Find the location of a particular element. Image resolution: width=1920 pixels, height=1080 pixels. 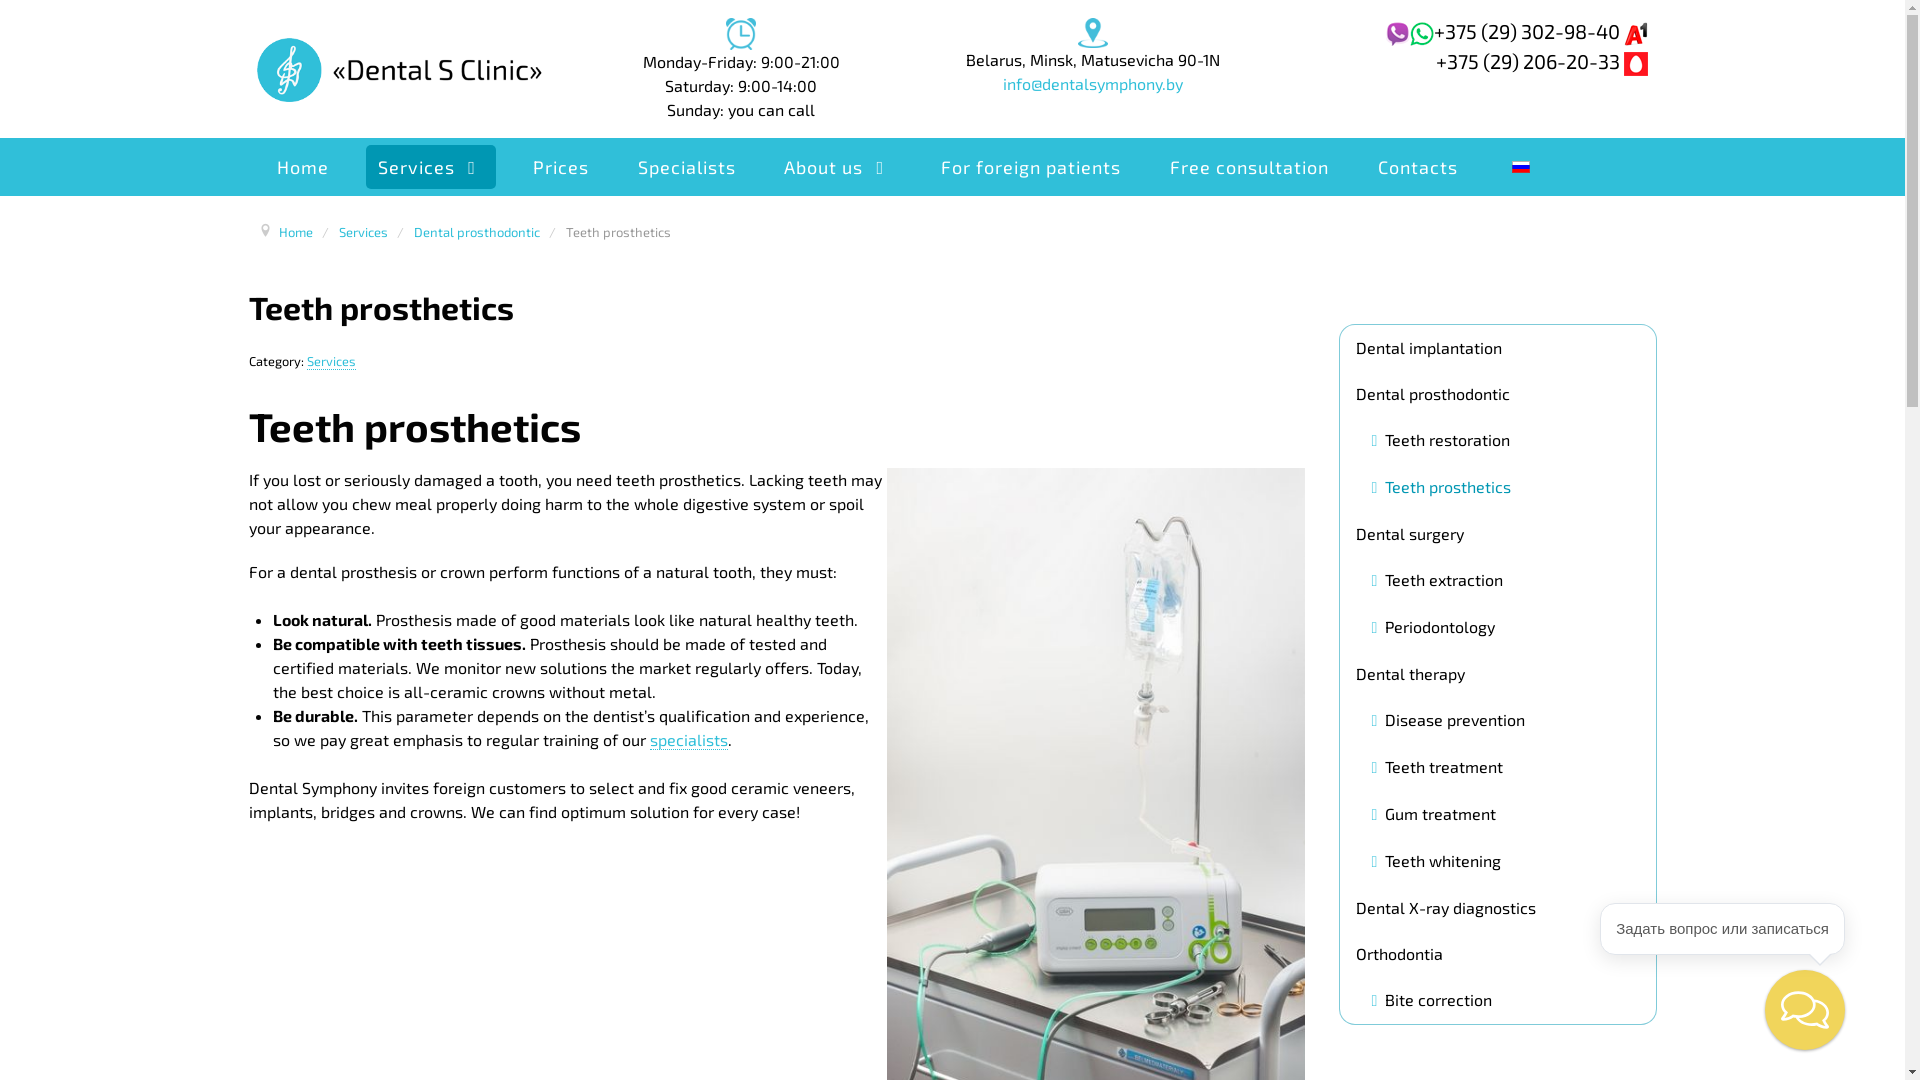

'Home' is located at coordinates (295, 229).